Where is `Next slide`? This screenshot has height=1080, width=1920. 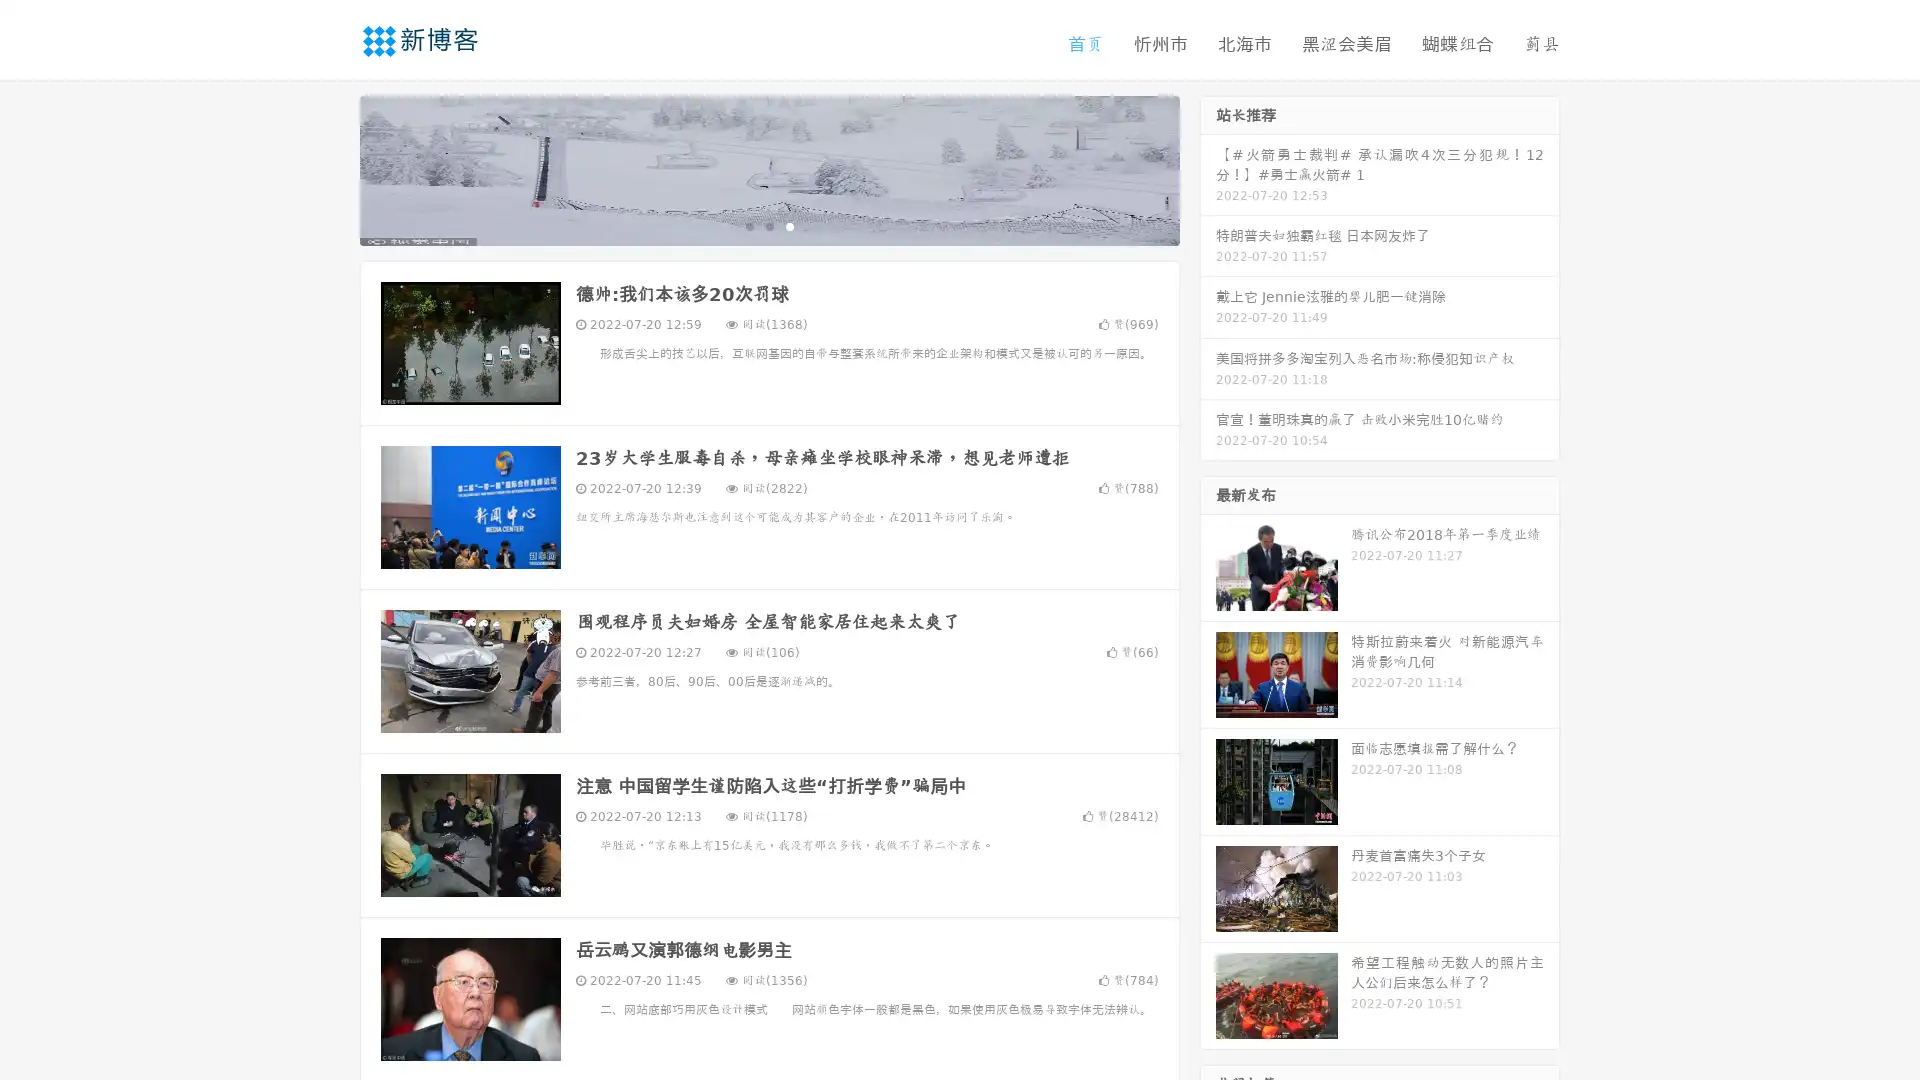
Next slide is located at coordinates (1208, 168).